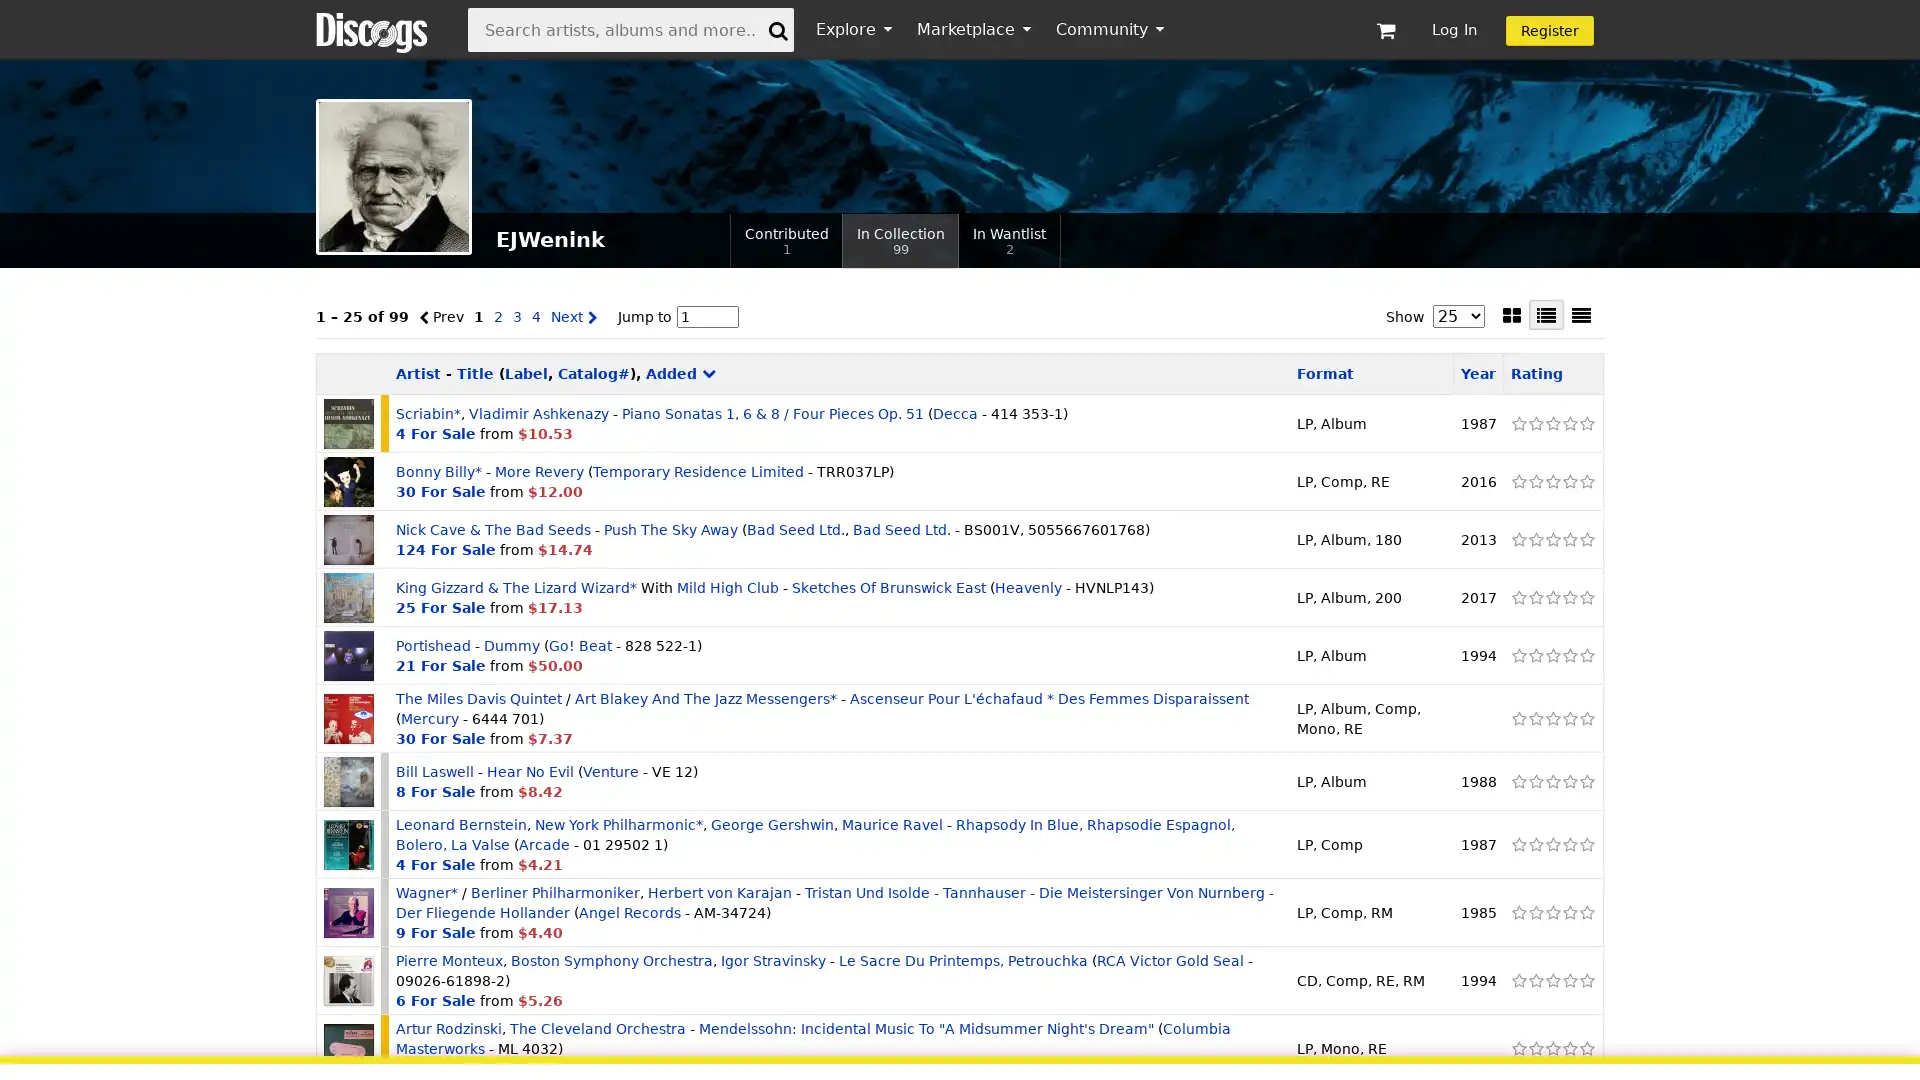 Image resolution: width=1920 pixels, height=1080 pixels. What do you see at coordinates (1534, 482) in the screenshot?
I see `Rate this release 2 stars.` at bounding box center [1534, 482].